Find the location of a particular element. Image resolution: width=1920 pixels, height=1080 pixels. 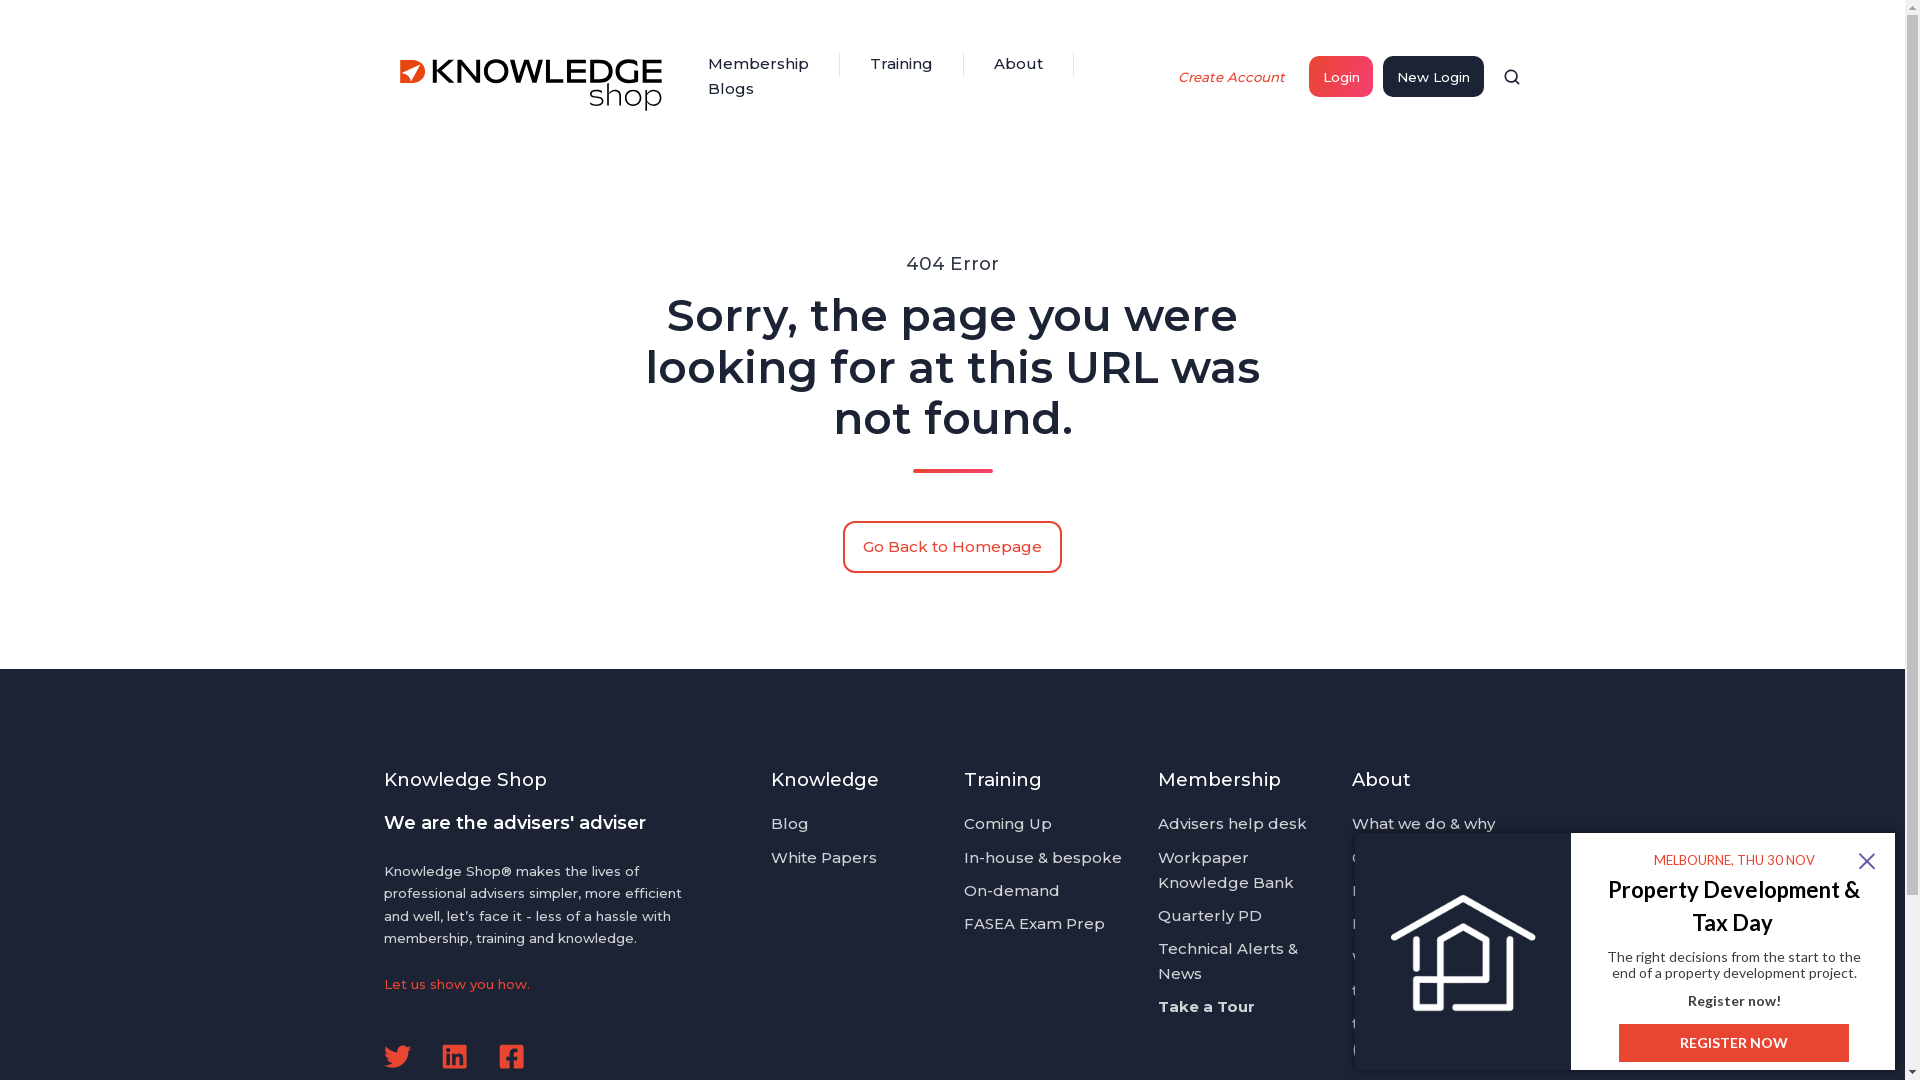

'Contact us' is located at coordinates (1392, 856).